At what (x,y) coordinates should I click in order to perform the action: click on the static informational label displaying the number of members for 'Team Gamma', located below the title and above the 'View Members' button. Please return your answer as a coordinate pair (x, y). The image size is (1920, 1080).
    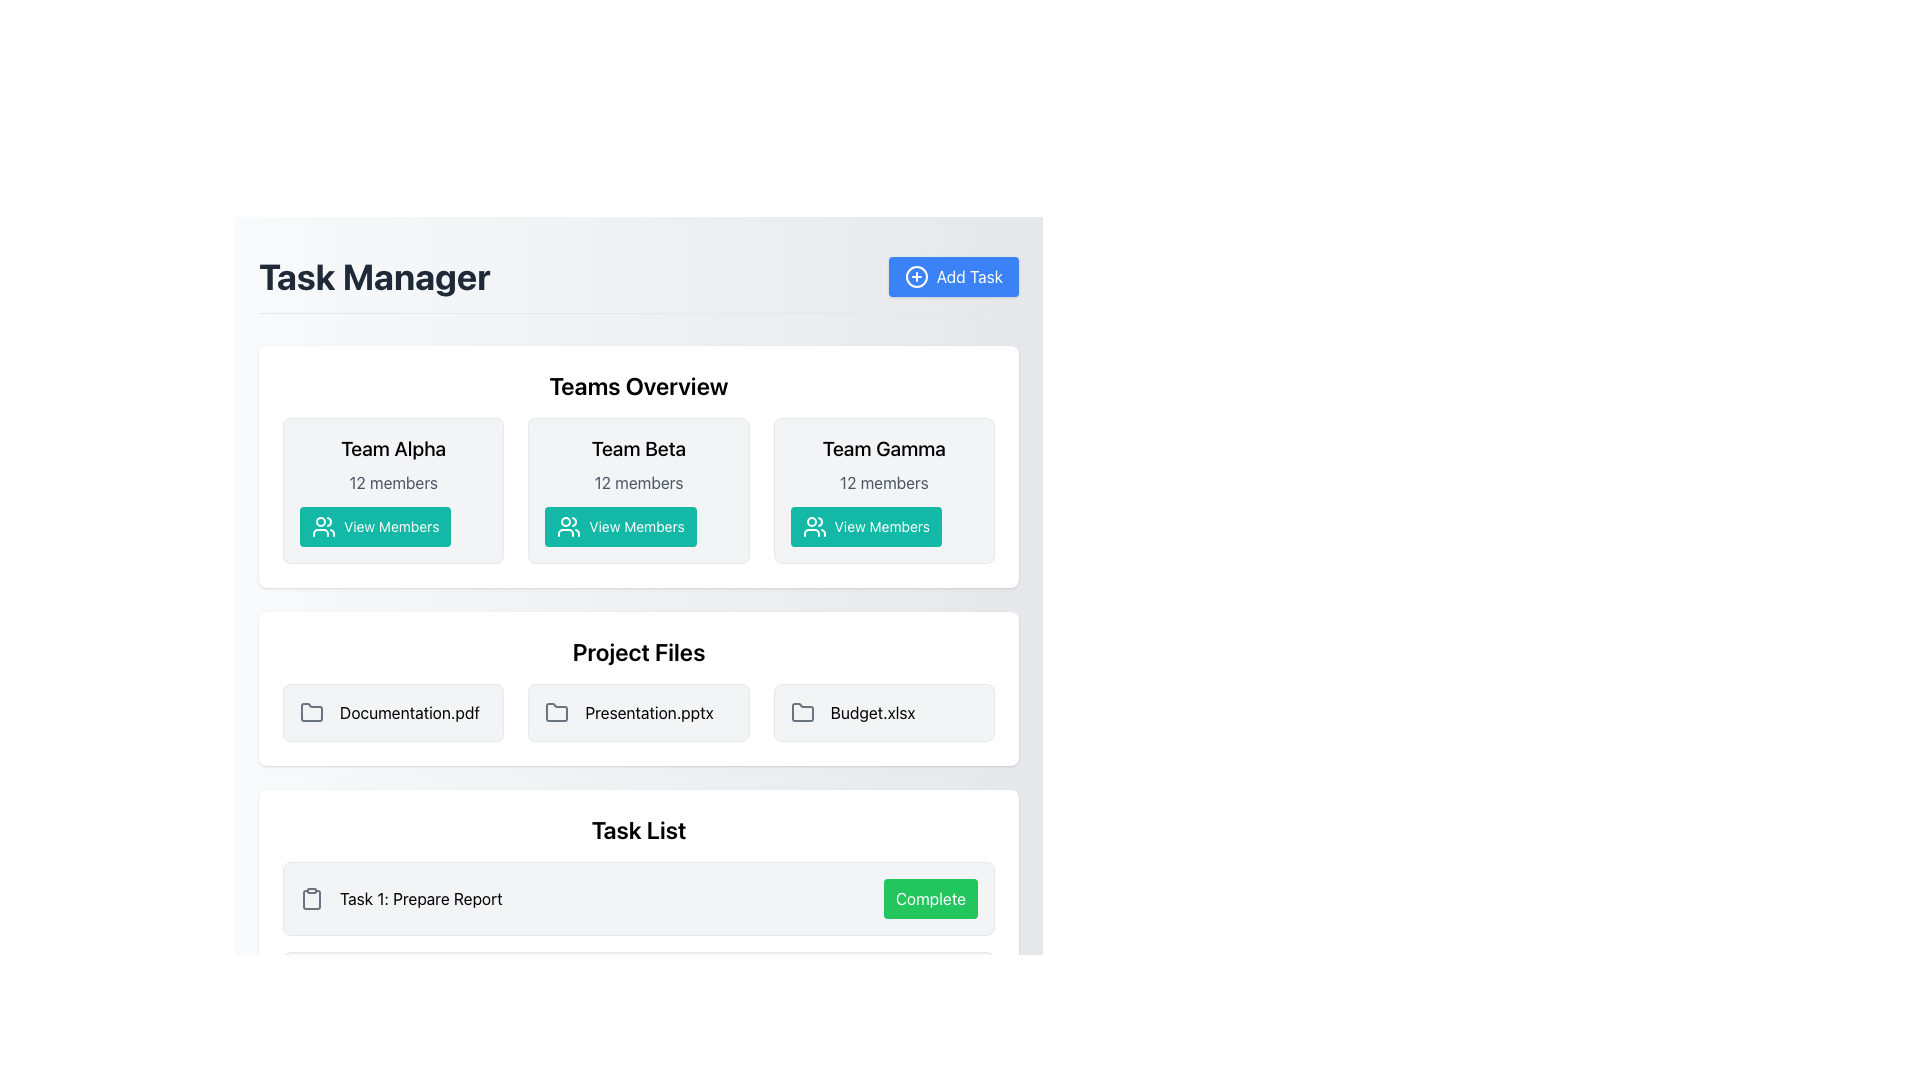
    Looking at the image, I should click on (883, 482).